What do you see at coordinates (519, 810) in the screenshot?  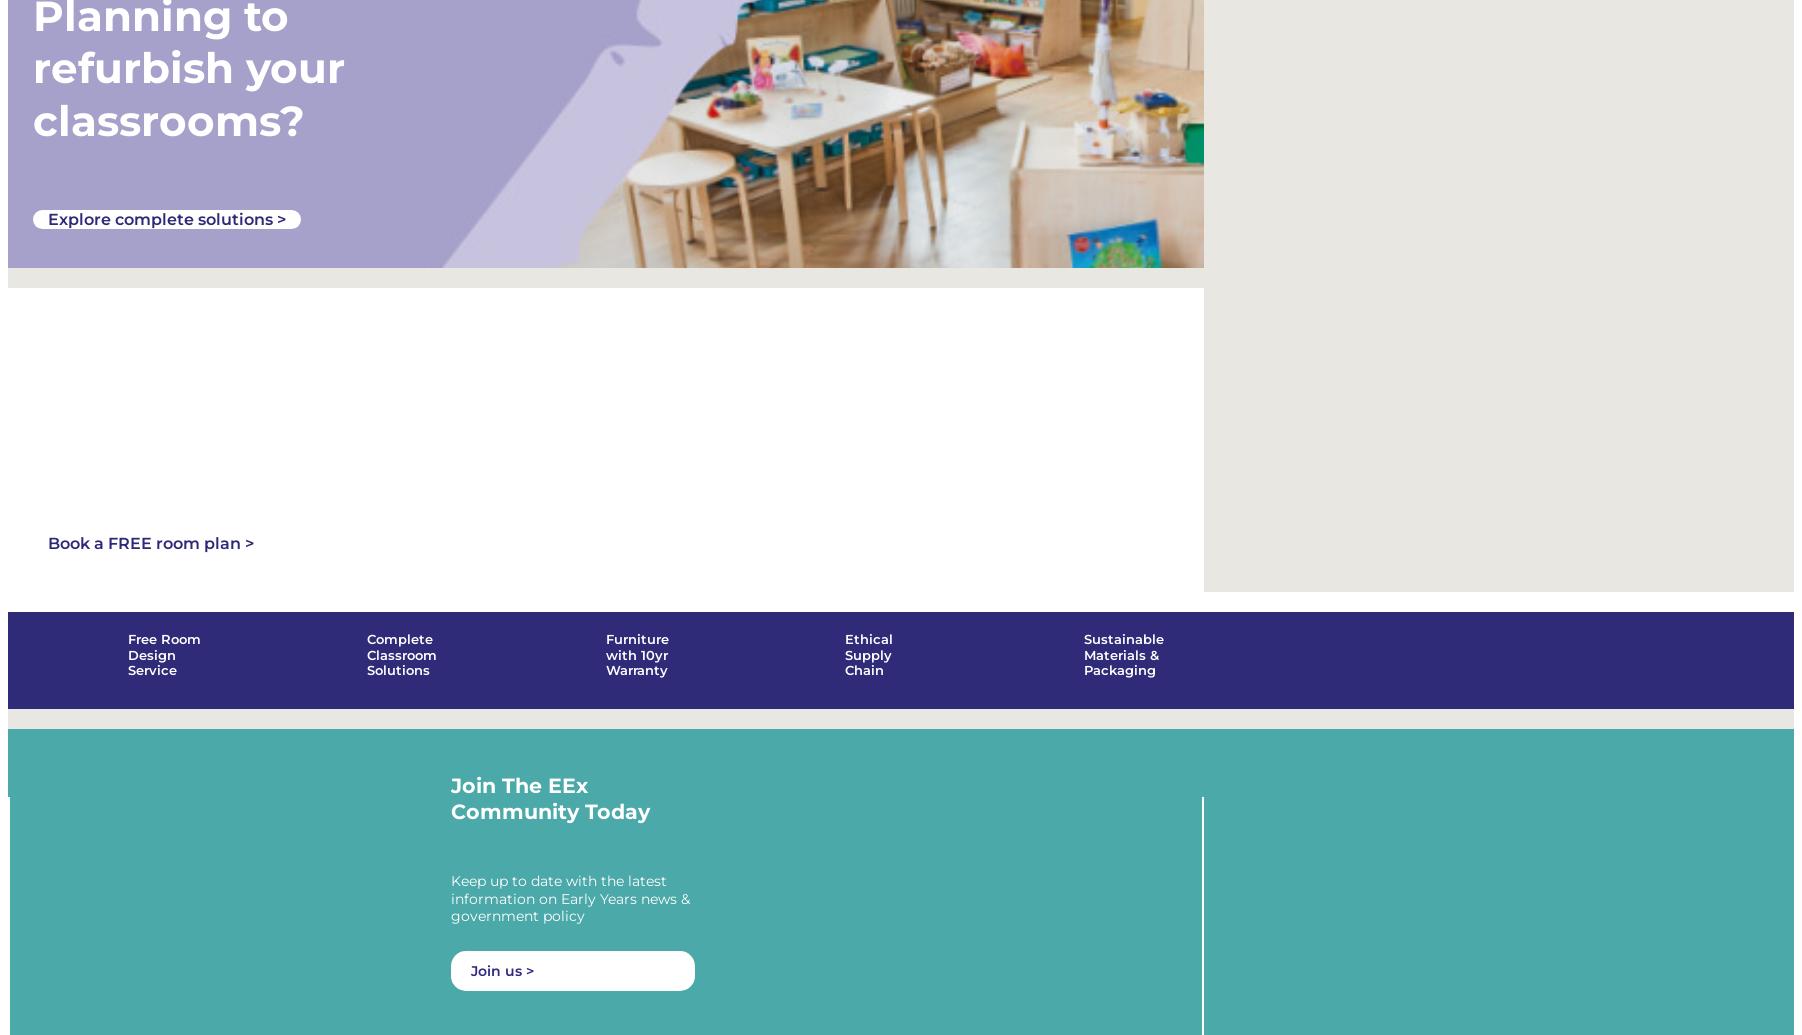 I see `'Join The EEx'` at bounding box center [519, 810].